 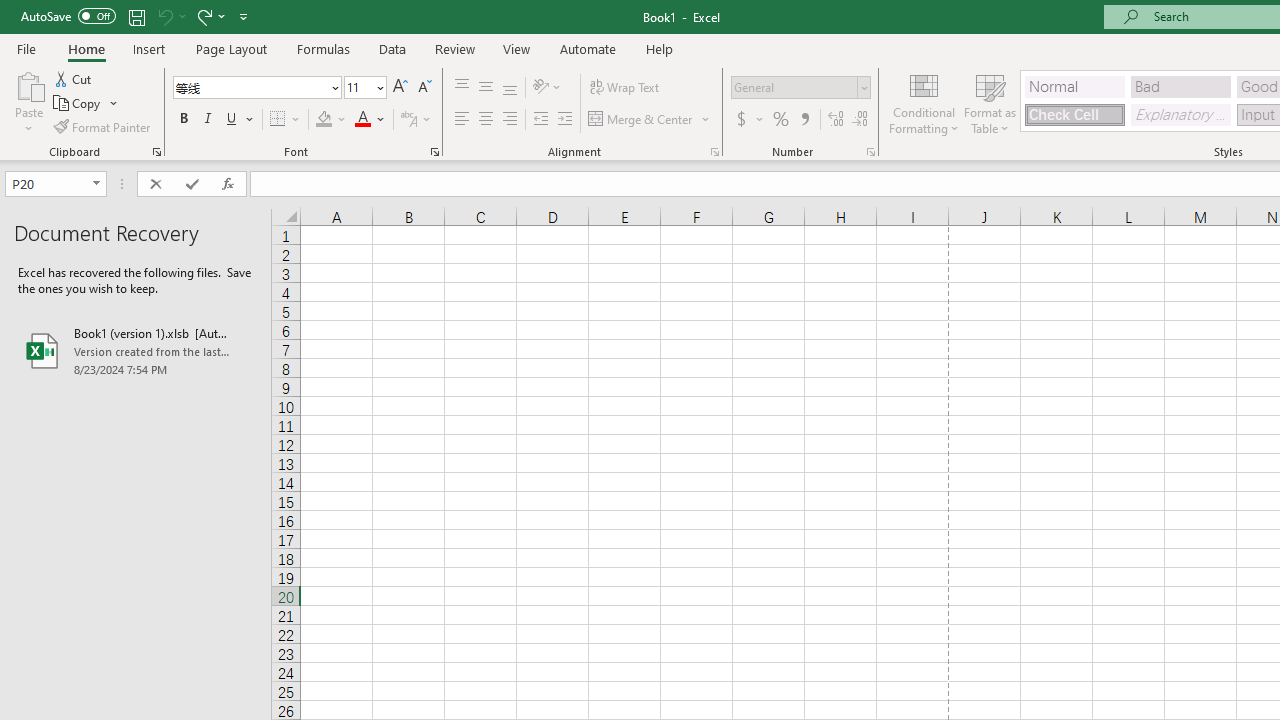 I want to click on 'Center', so click(x=485, y=119).